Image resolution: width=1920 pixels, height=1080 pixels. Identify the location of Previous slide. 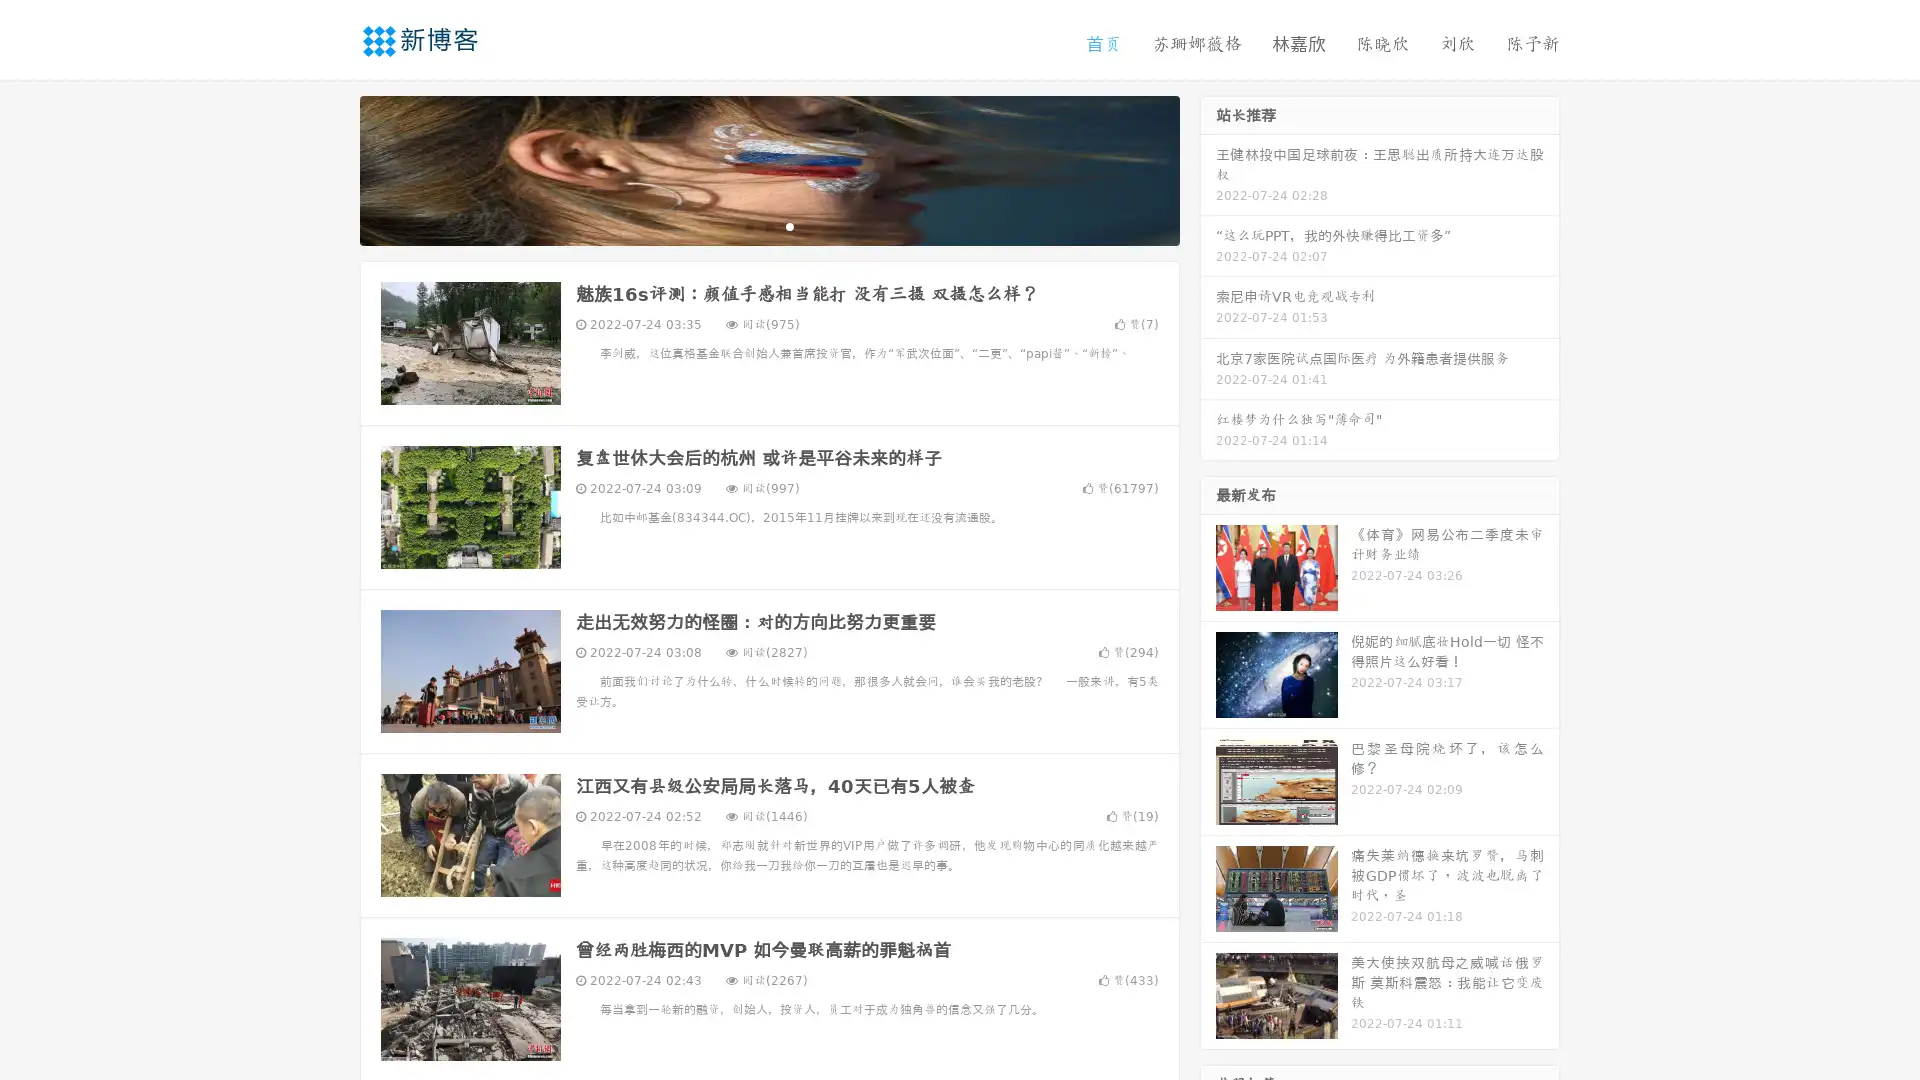
(330, 168).